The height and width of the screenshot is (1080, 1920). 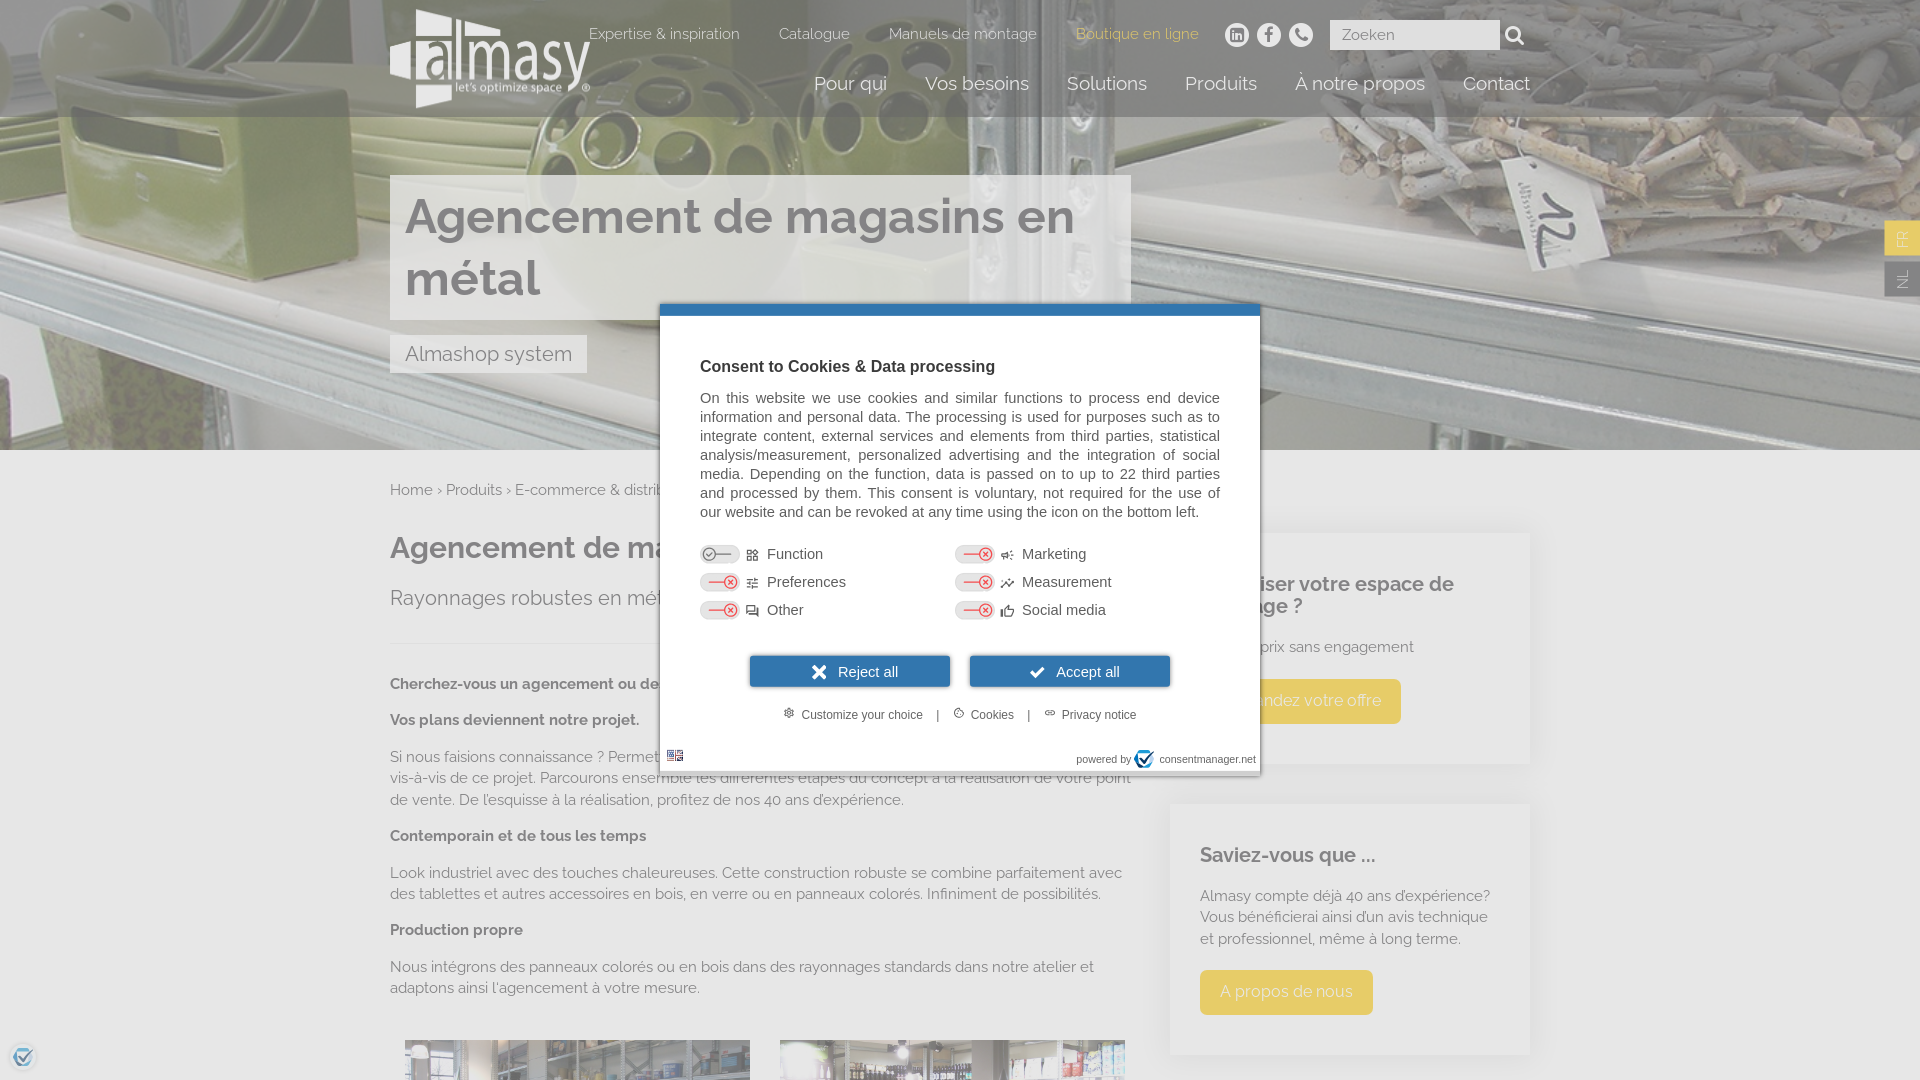 What do you see at coordinates (852, 712) in the screenshot?
I see `'Customize your choice'` at bounding box center [852, 712].